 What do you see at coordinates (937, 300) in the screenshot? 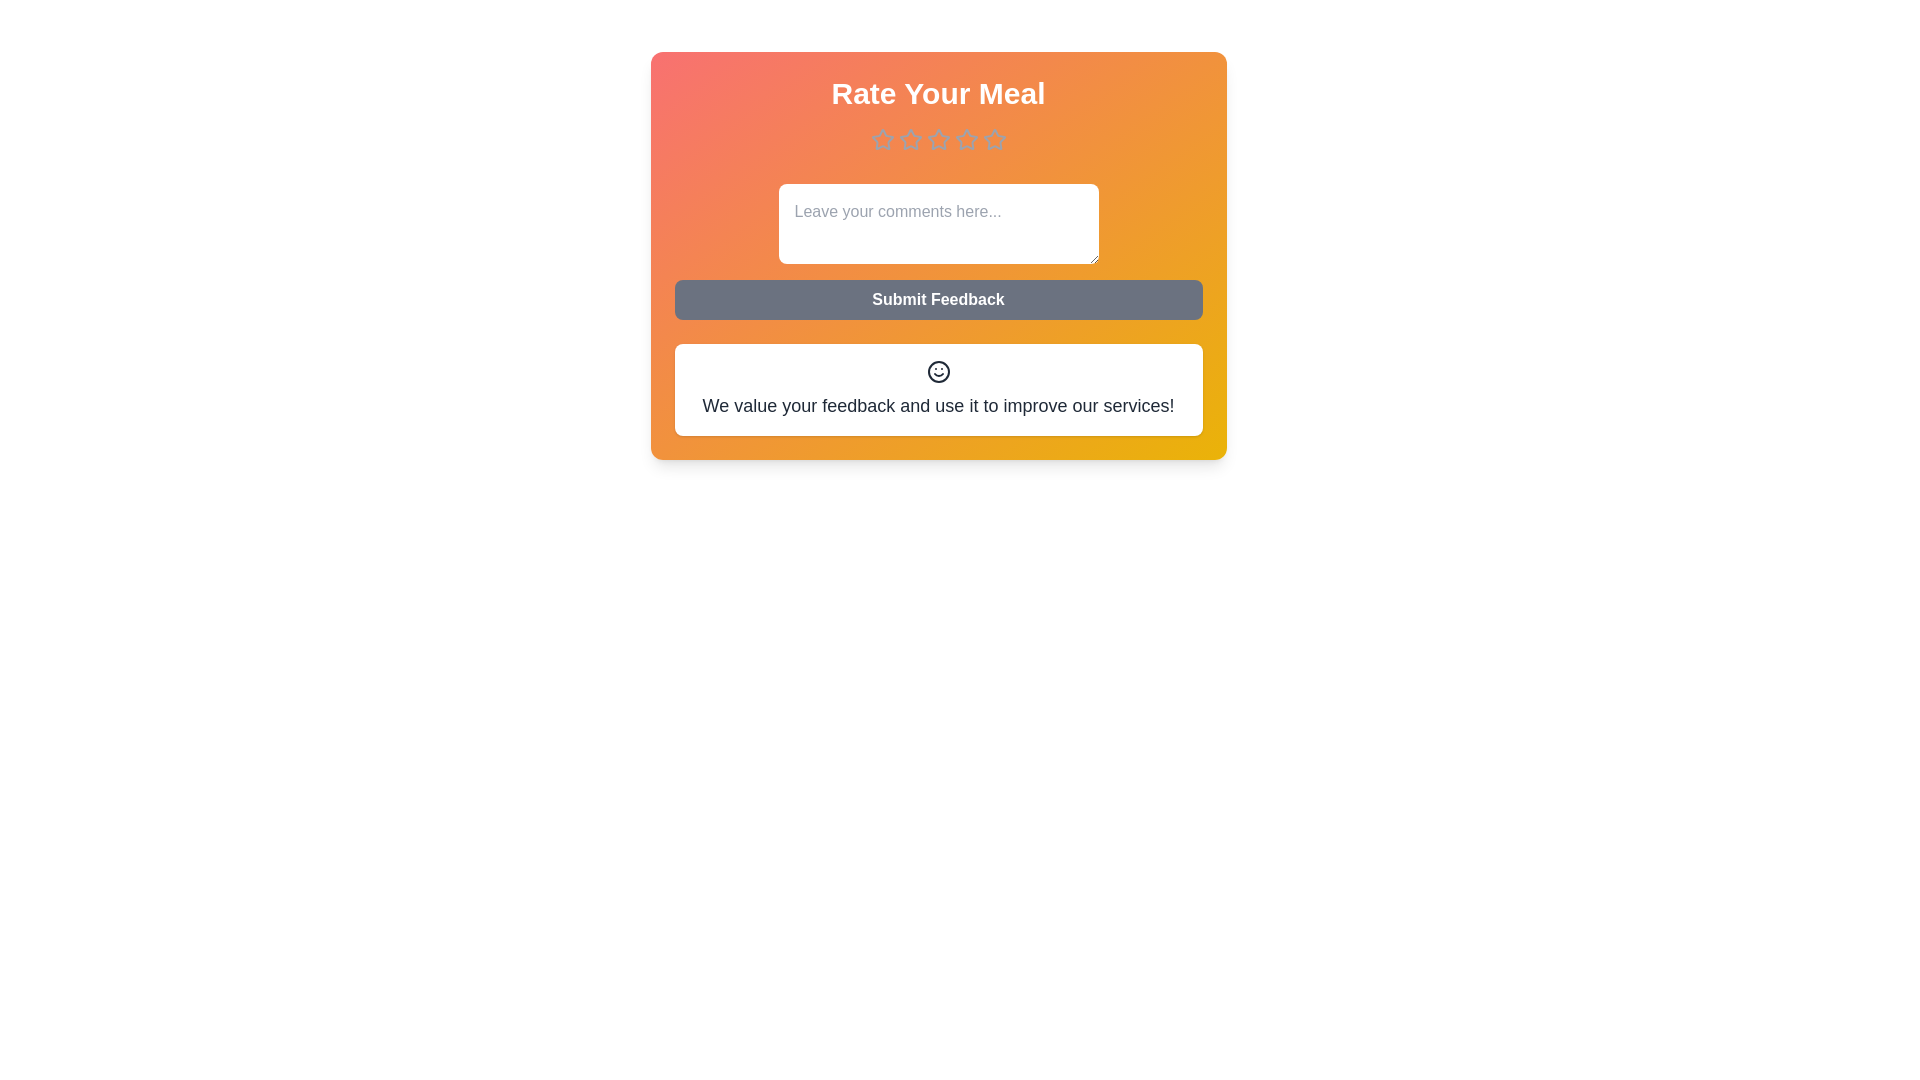
I see `the 'Submit Feedback' button to submit the feedback` at bounding box center [937, 300].